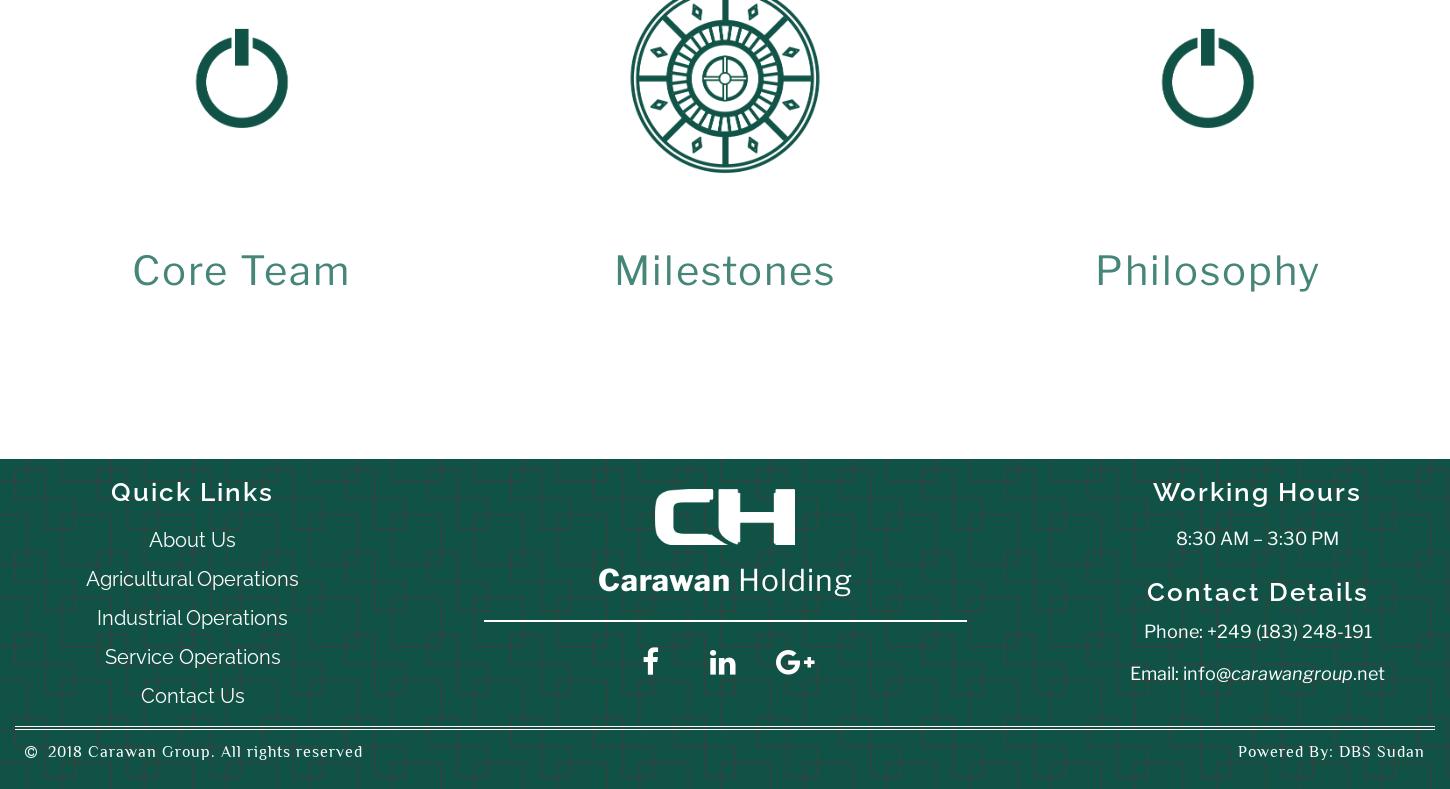 This screenshot has width=1450, height=789. Describe the element at coordinates (1238, 751) in the screenshot. I see `'Powered By: DBS Sudan'` at that location.